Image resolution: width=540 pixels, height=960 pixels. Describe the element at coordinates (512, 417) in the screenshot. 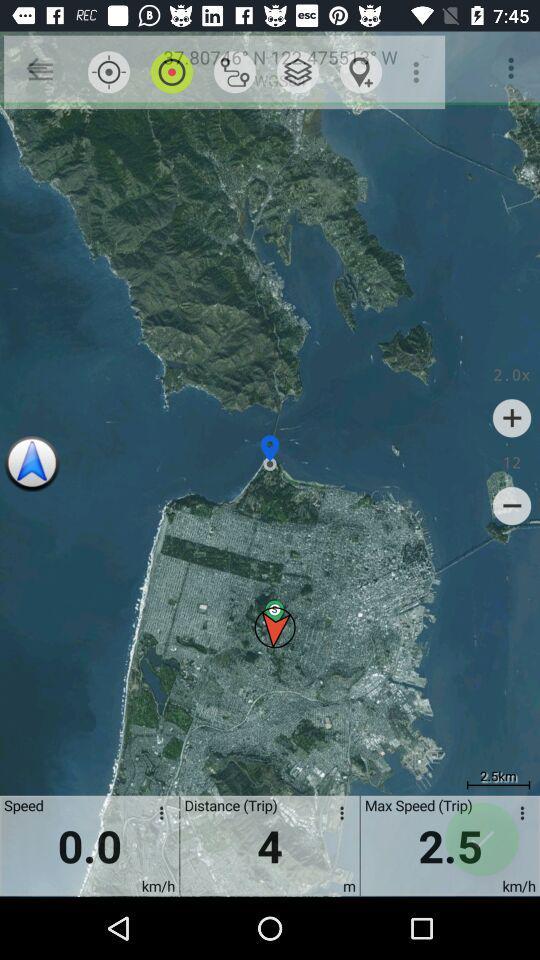

I see `item below 2.0x icon` at that location.